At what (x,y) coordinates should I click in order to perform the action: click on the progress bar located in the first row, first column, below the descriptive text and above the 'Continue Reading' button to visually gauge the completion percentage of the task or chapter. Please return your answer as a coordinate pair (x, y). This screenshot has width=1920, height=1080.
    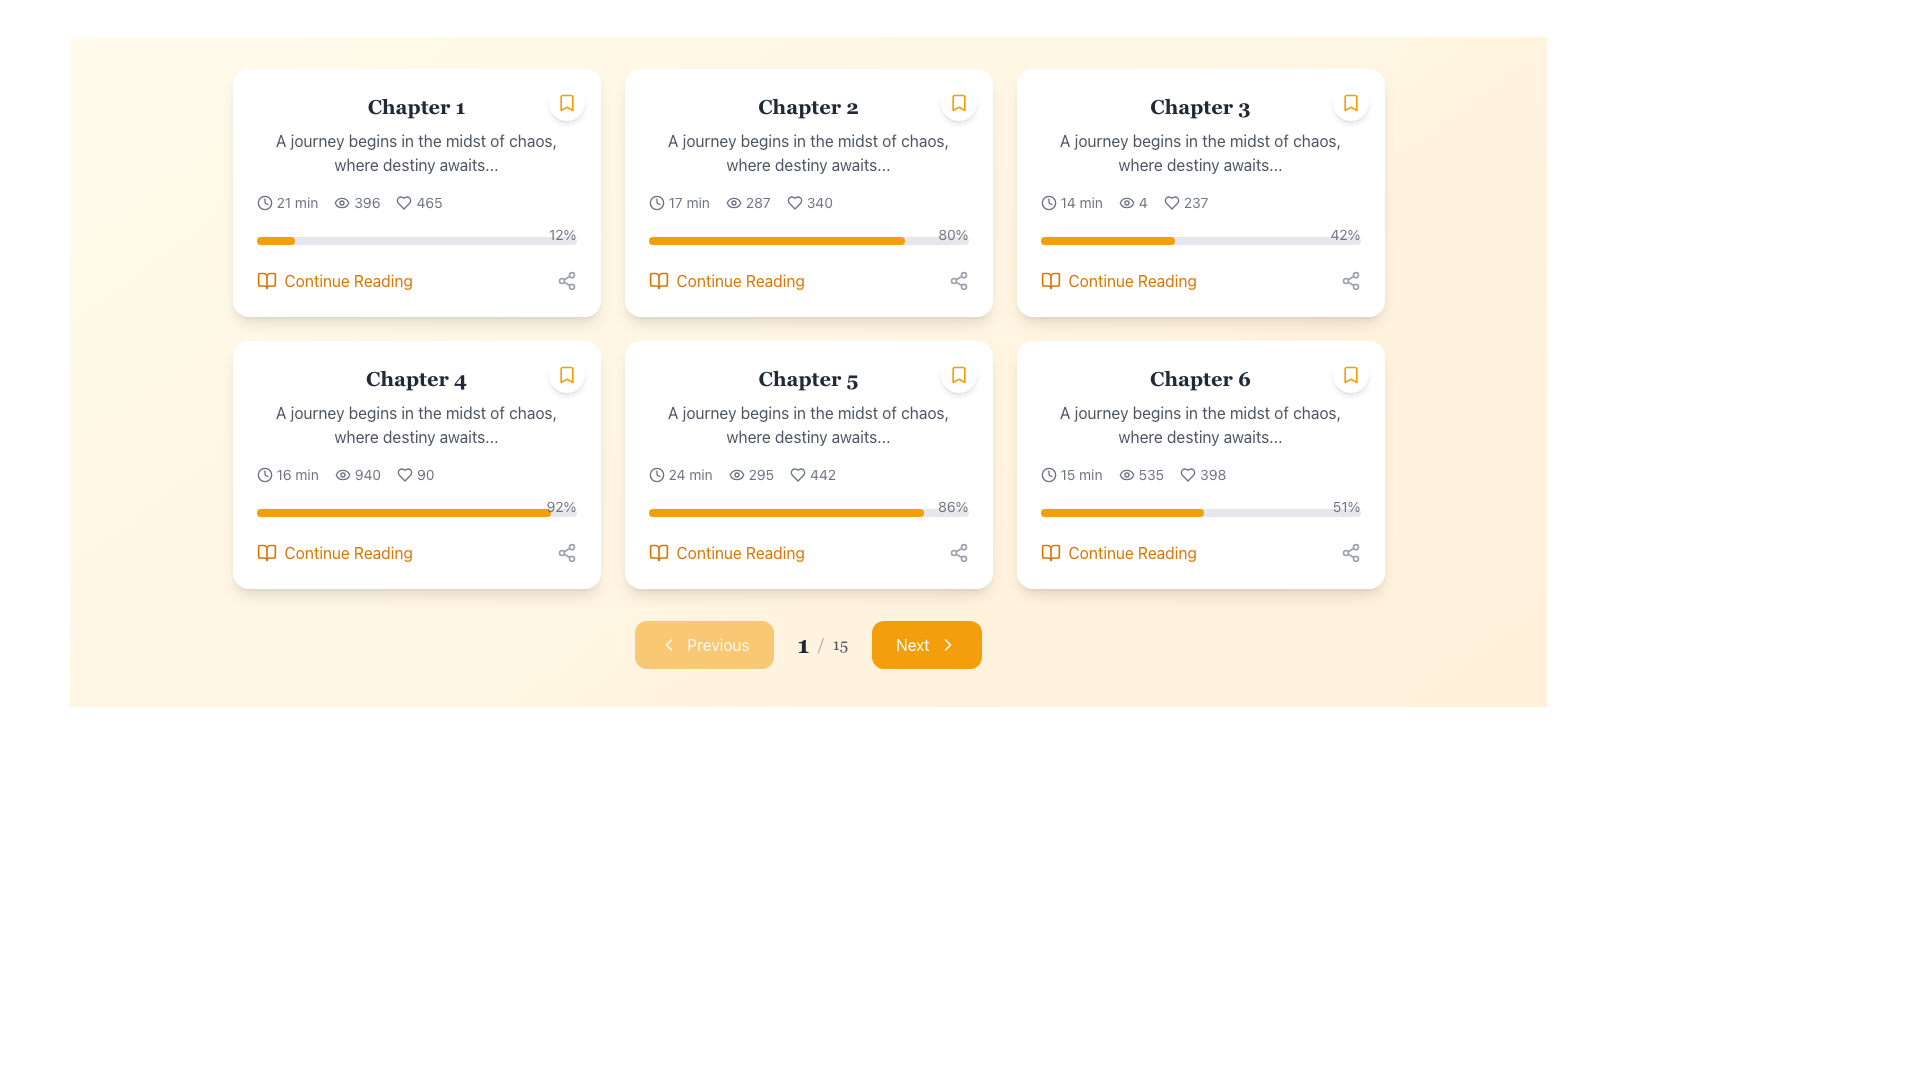
    Looking at the image, I should click on (415, 239).